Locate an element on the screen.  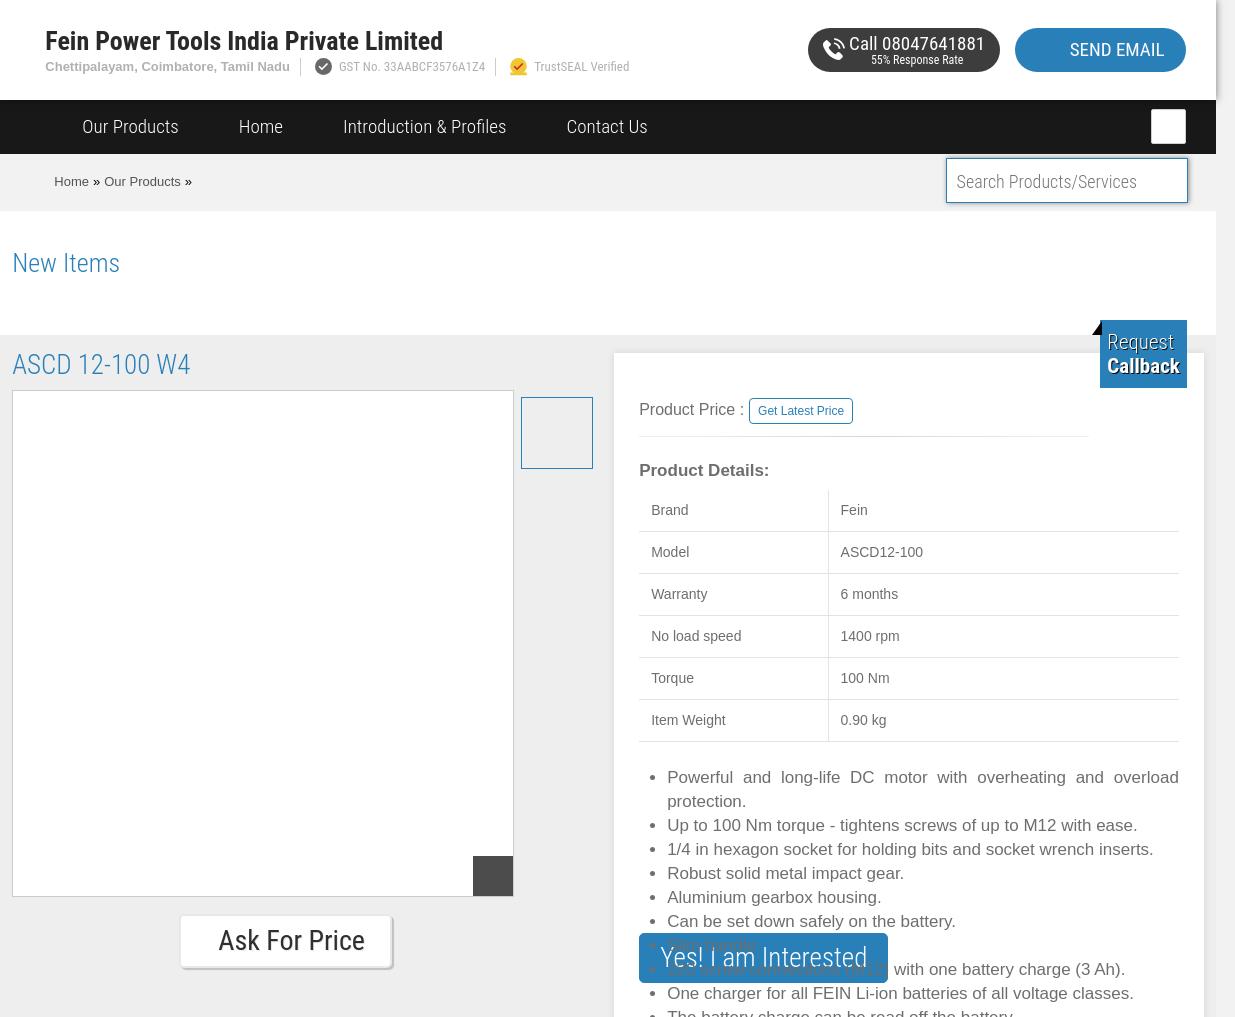
'One charger for all FEIN Li-ion batteries of all voltage classes.' is located at coordinates (898, 993).